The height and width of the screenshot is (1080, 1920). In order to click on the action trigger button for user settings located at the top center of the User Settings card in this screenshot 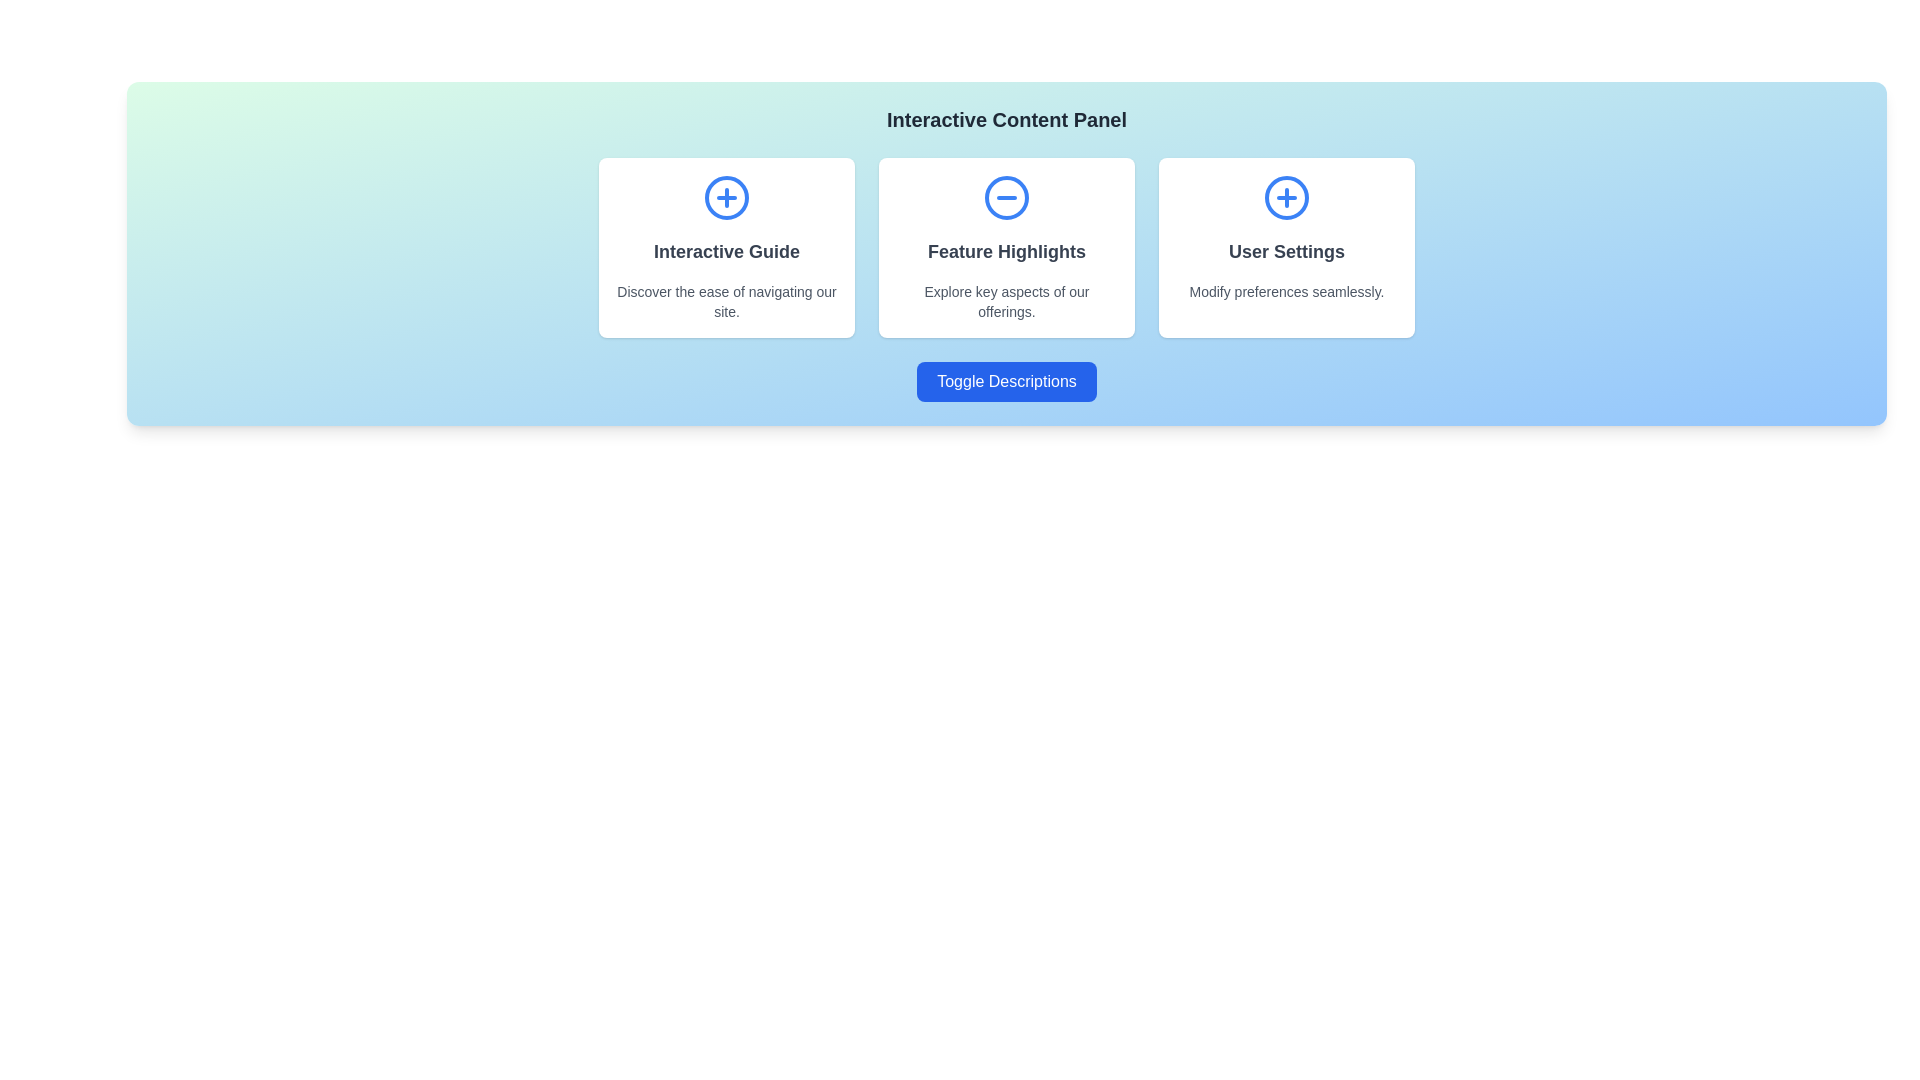, I will do `click(1286, 197)`.